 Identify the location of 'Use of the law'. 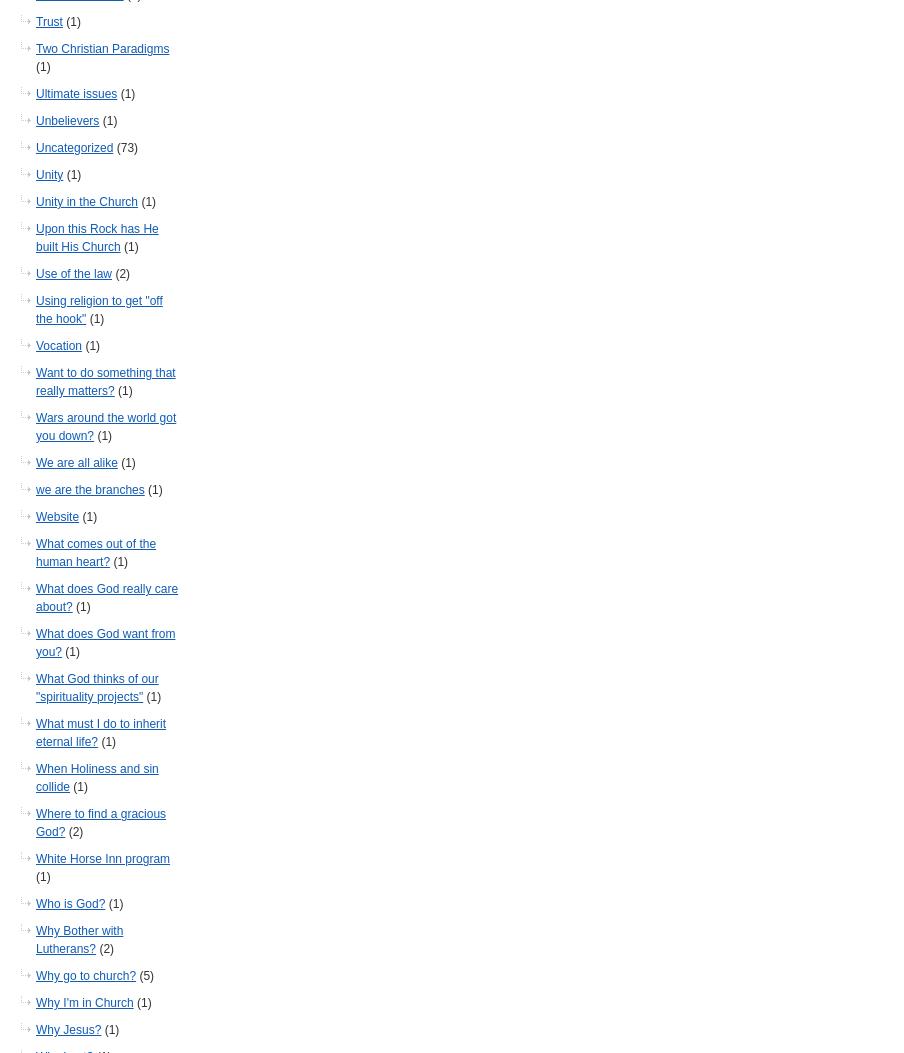
(34, 272).